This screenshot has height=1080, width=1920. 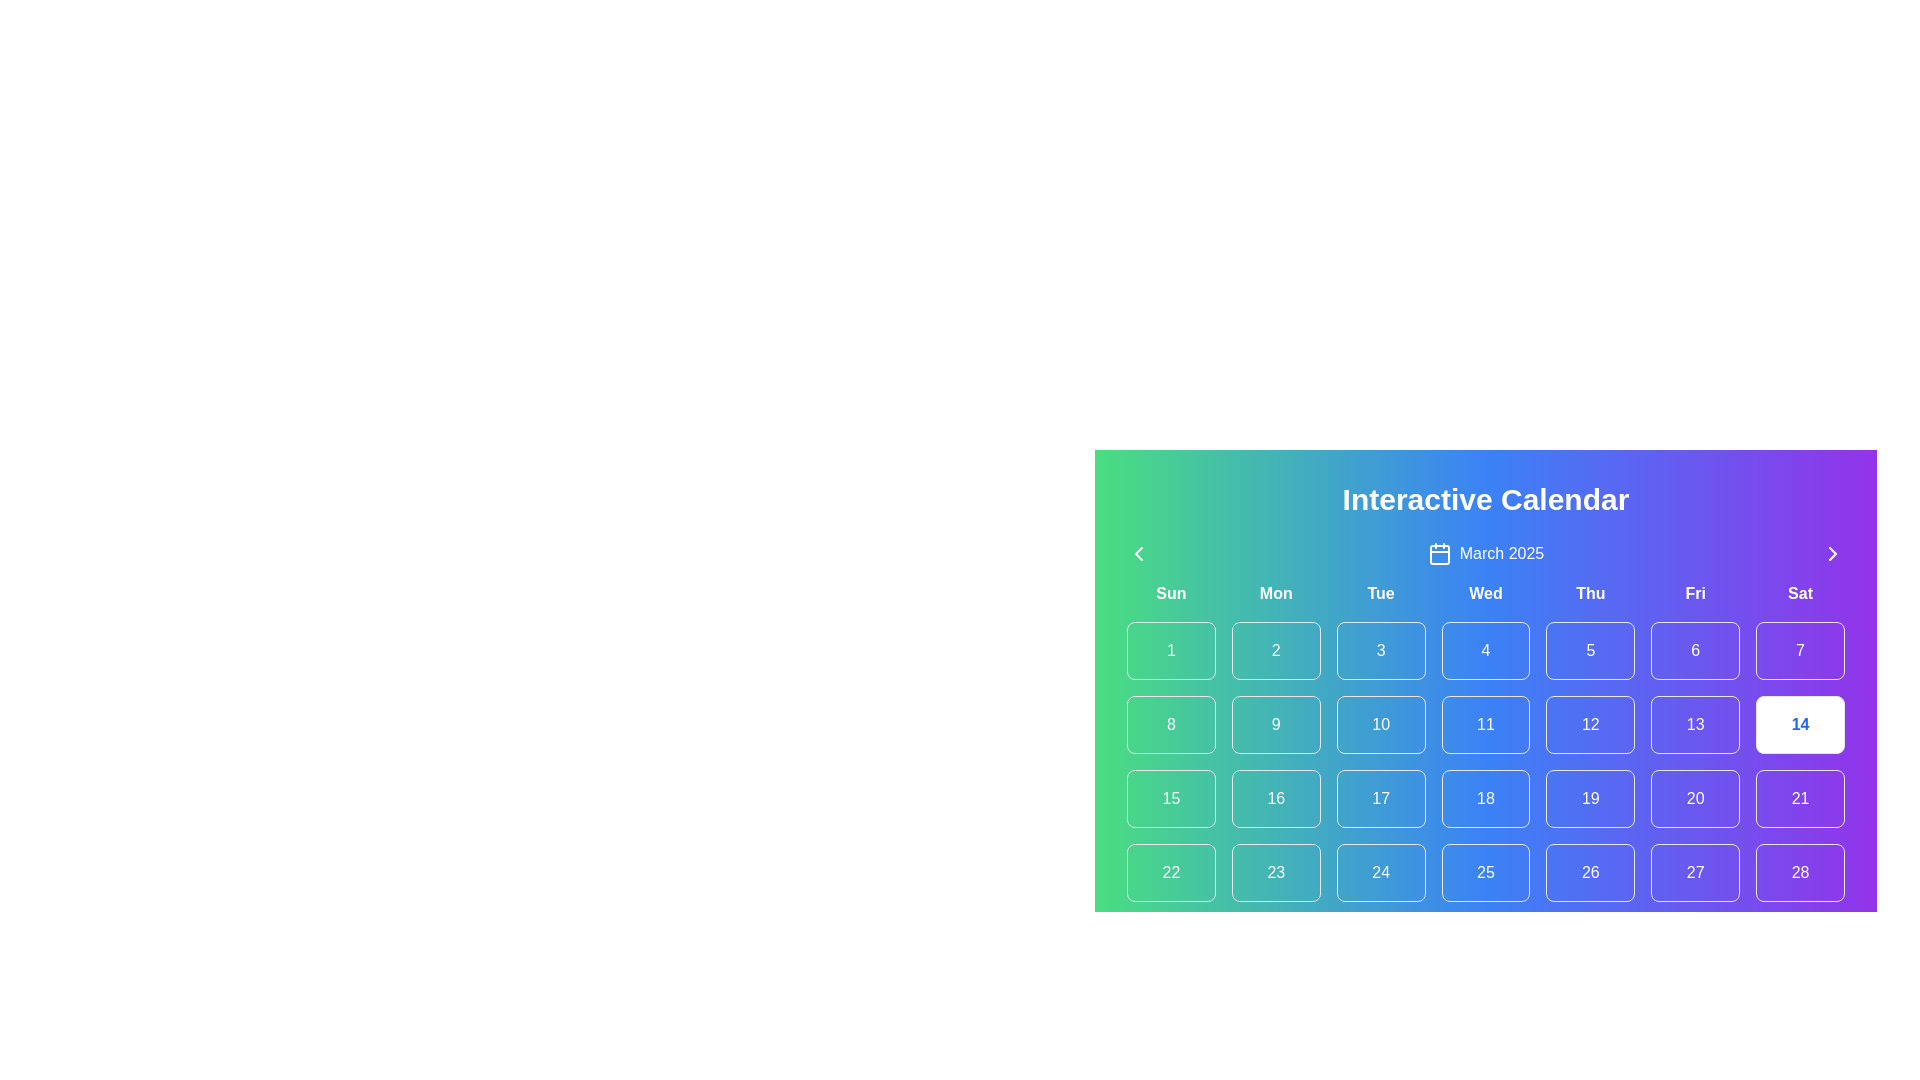 I want to click on the calendar day button labeled '1' with a green background, so click(x=1171, y=651).